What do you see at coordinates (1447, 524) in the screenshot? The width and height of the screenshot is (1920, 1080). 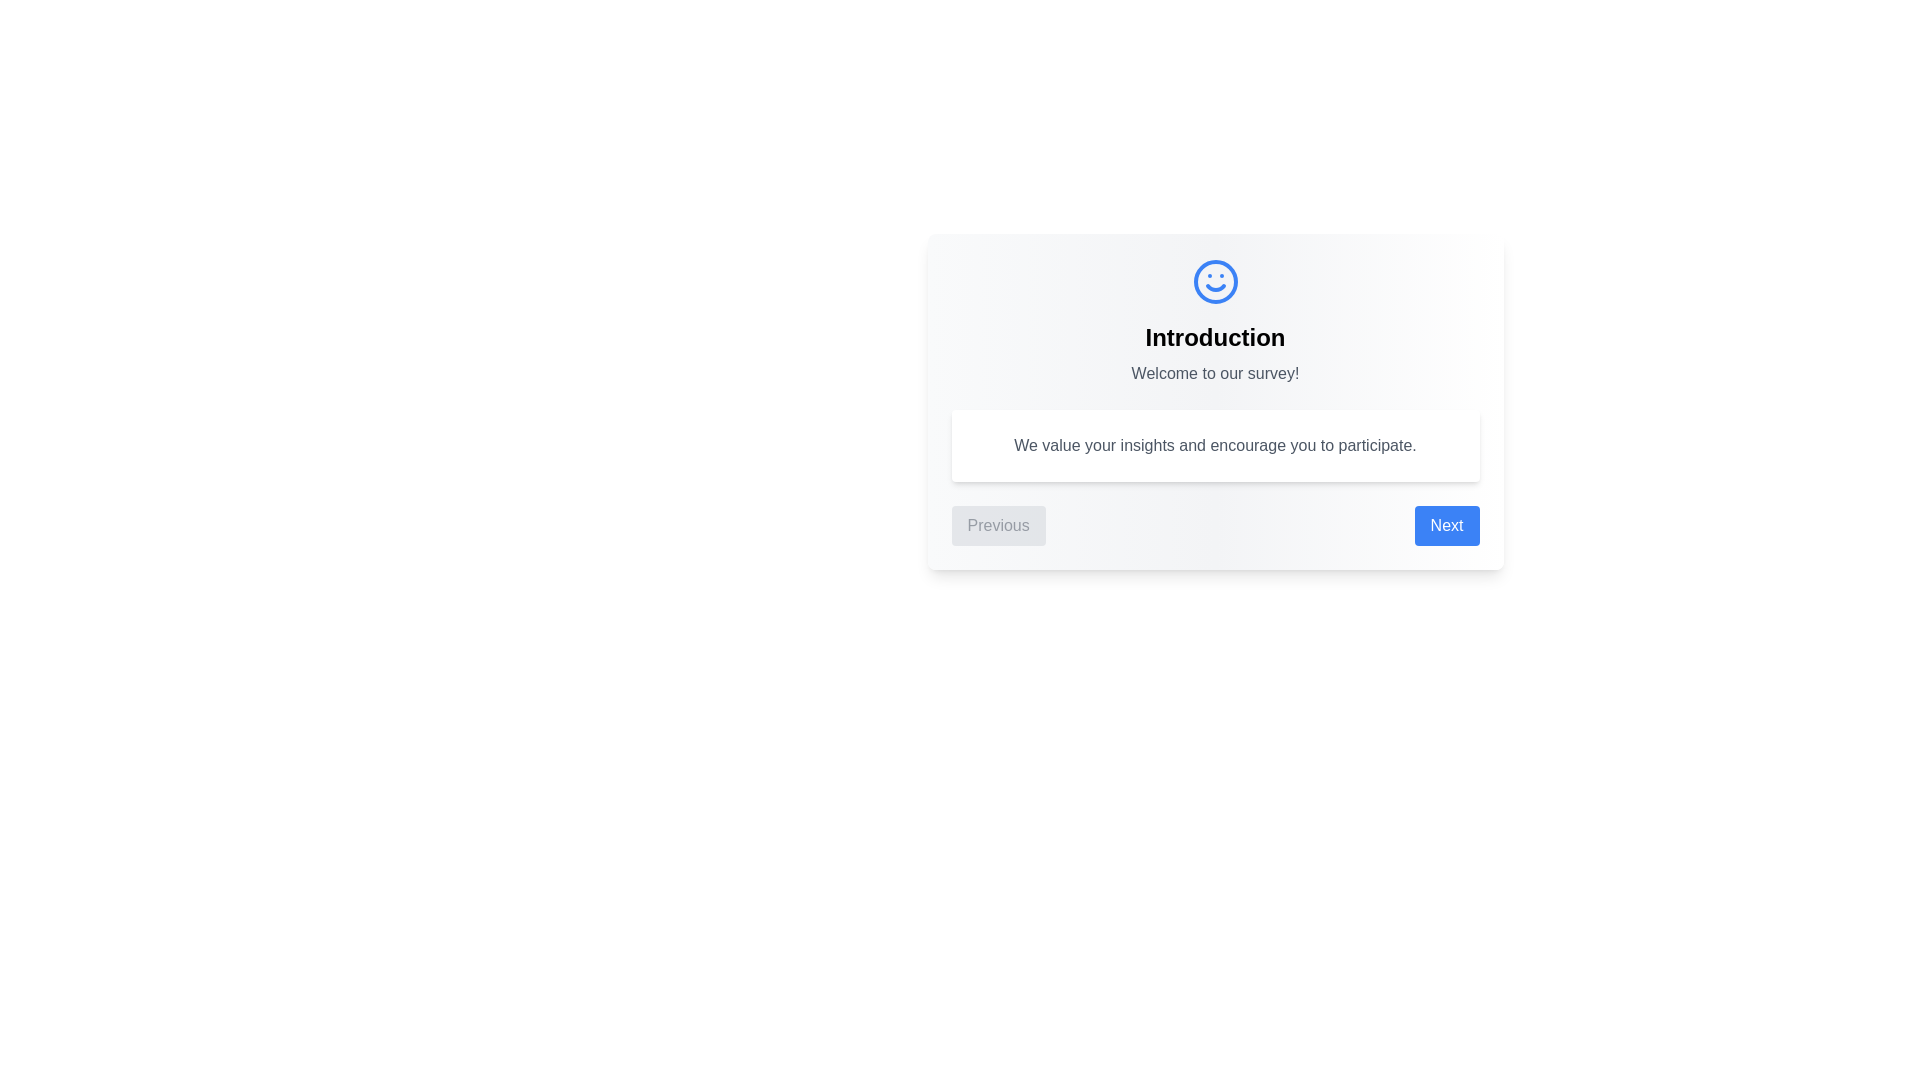 I see `the Next button to navigate through the steps` at bounding box center [1447, 524].